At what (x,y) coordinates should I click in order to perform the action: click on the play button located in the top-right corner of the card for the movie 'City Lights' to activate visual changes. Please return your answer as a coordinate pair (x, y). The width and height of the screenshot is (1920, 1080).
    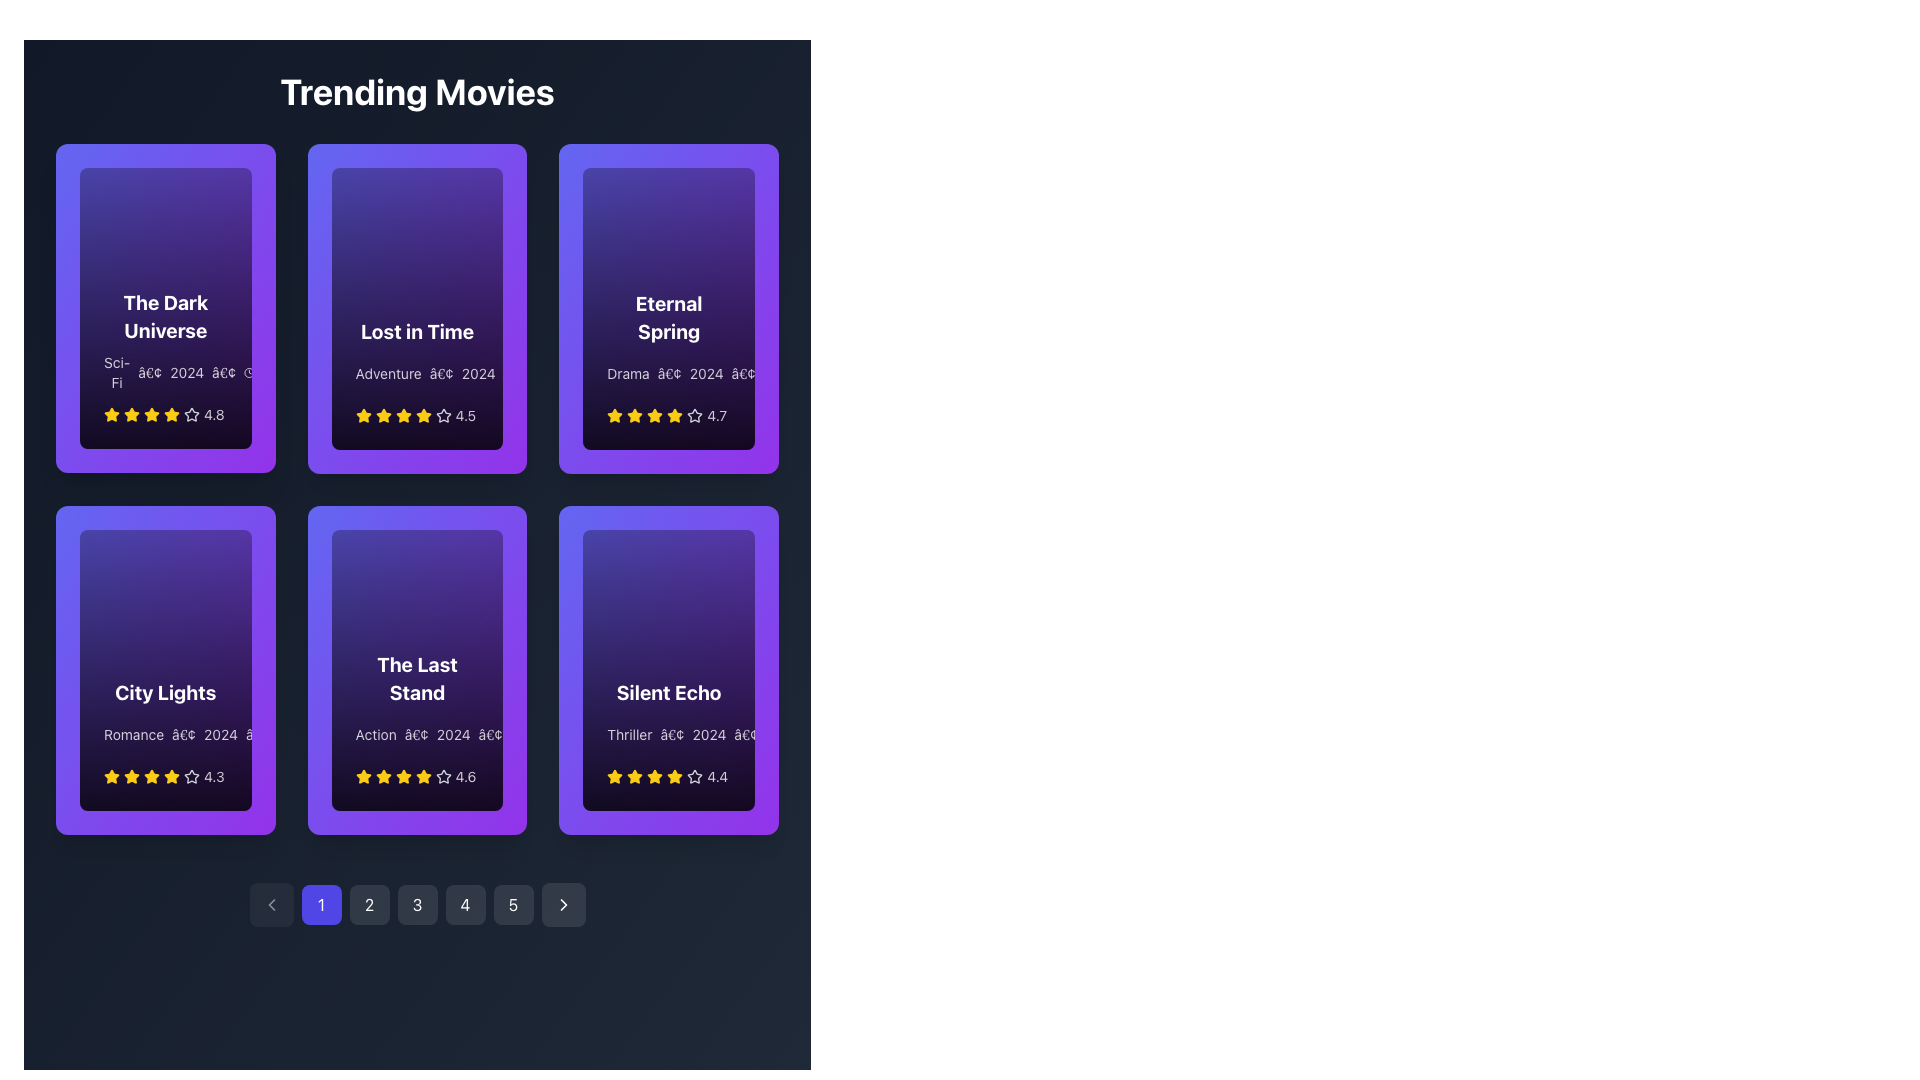
    Looking at the image, I should click on (240, 547).